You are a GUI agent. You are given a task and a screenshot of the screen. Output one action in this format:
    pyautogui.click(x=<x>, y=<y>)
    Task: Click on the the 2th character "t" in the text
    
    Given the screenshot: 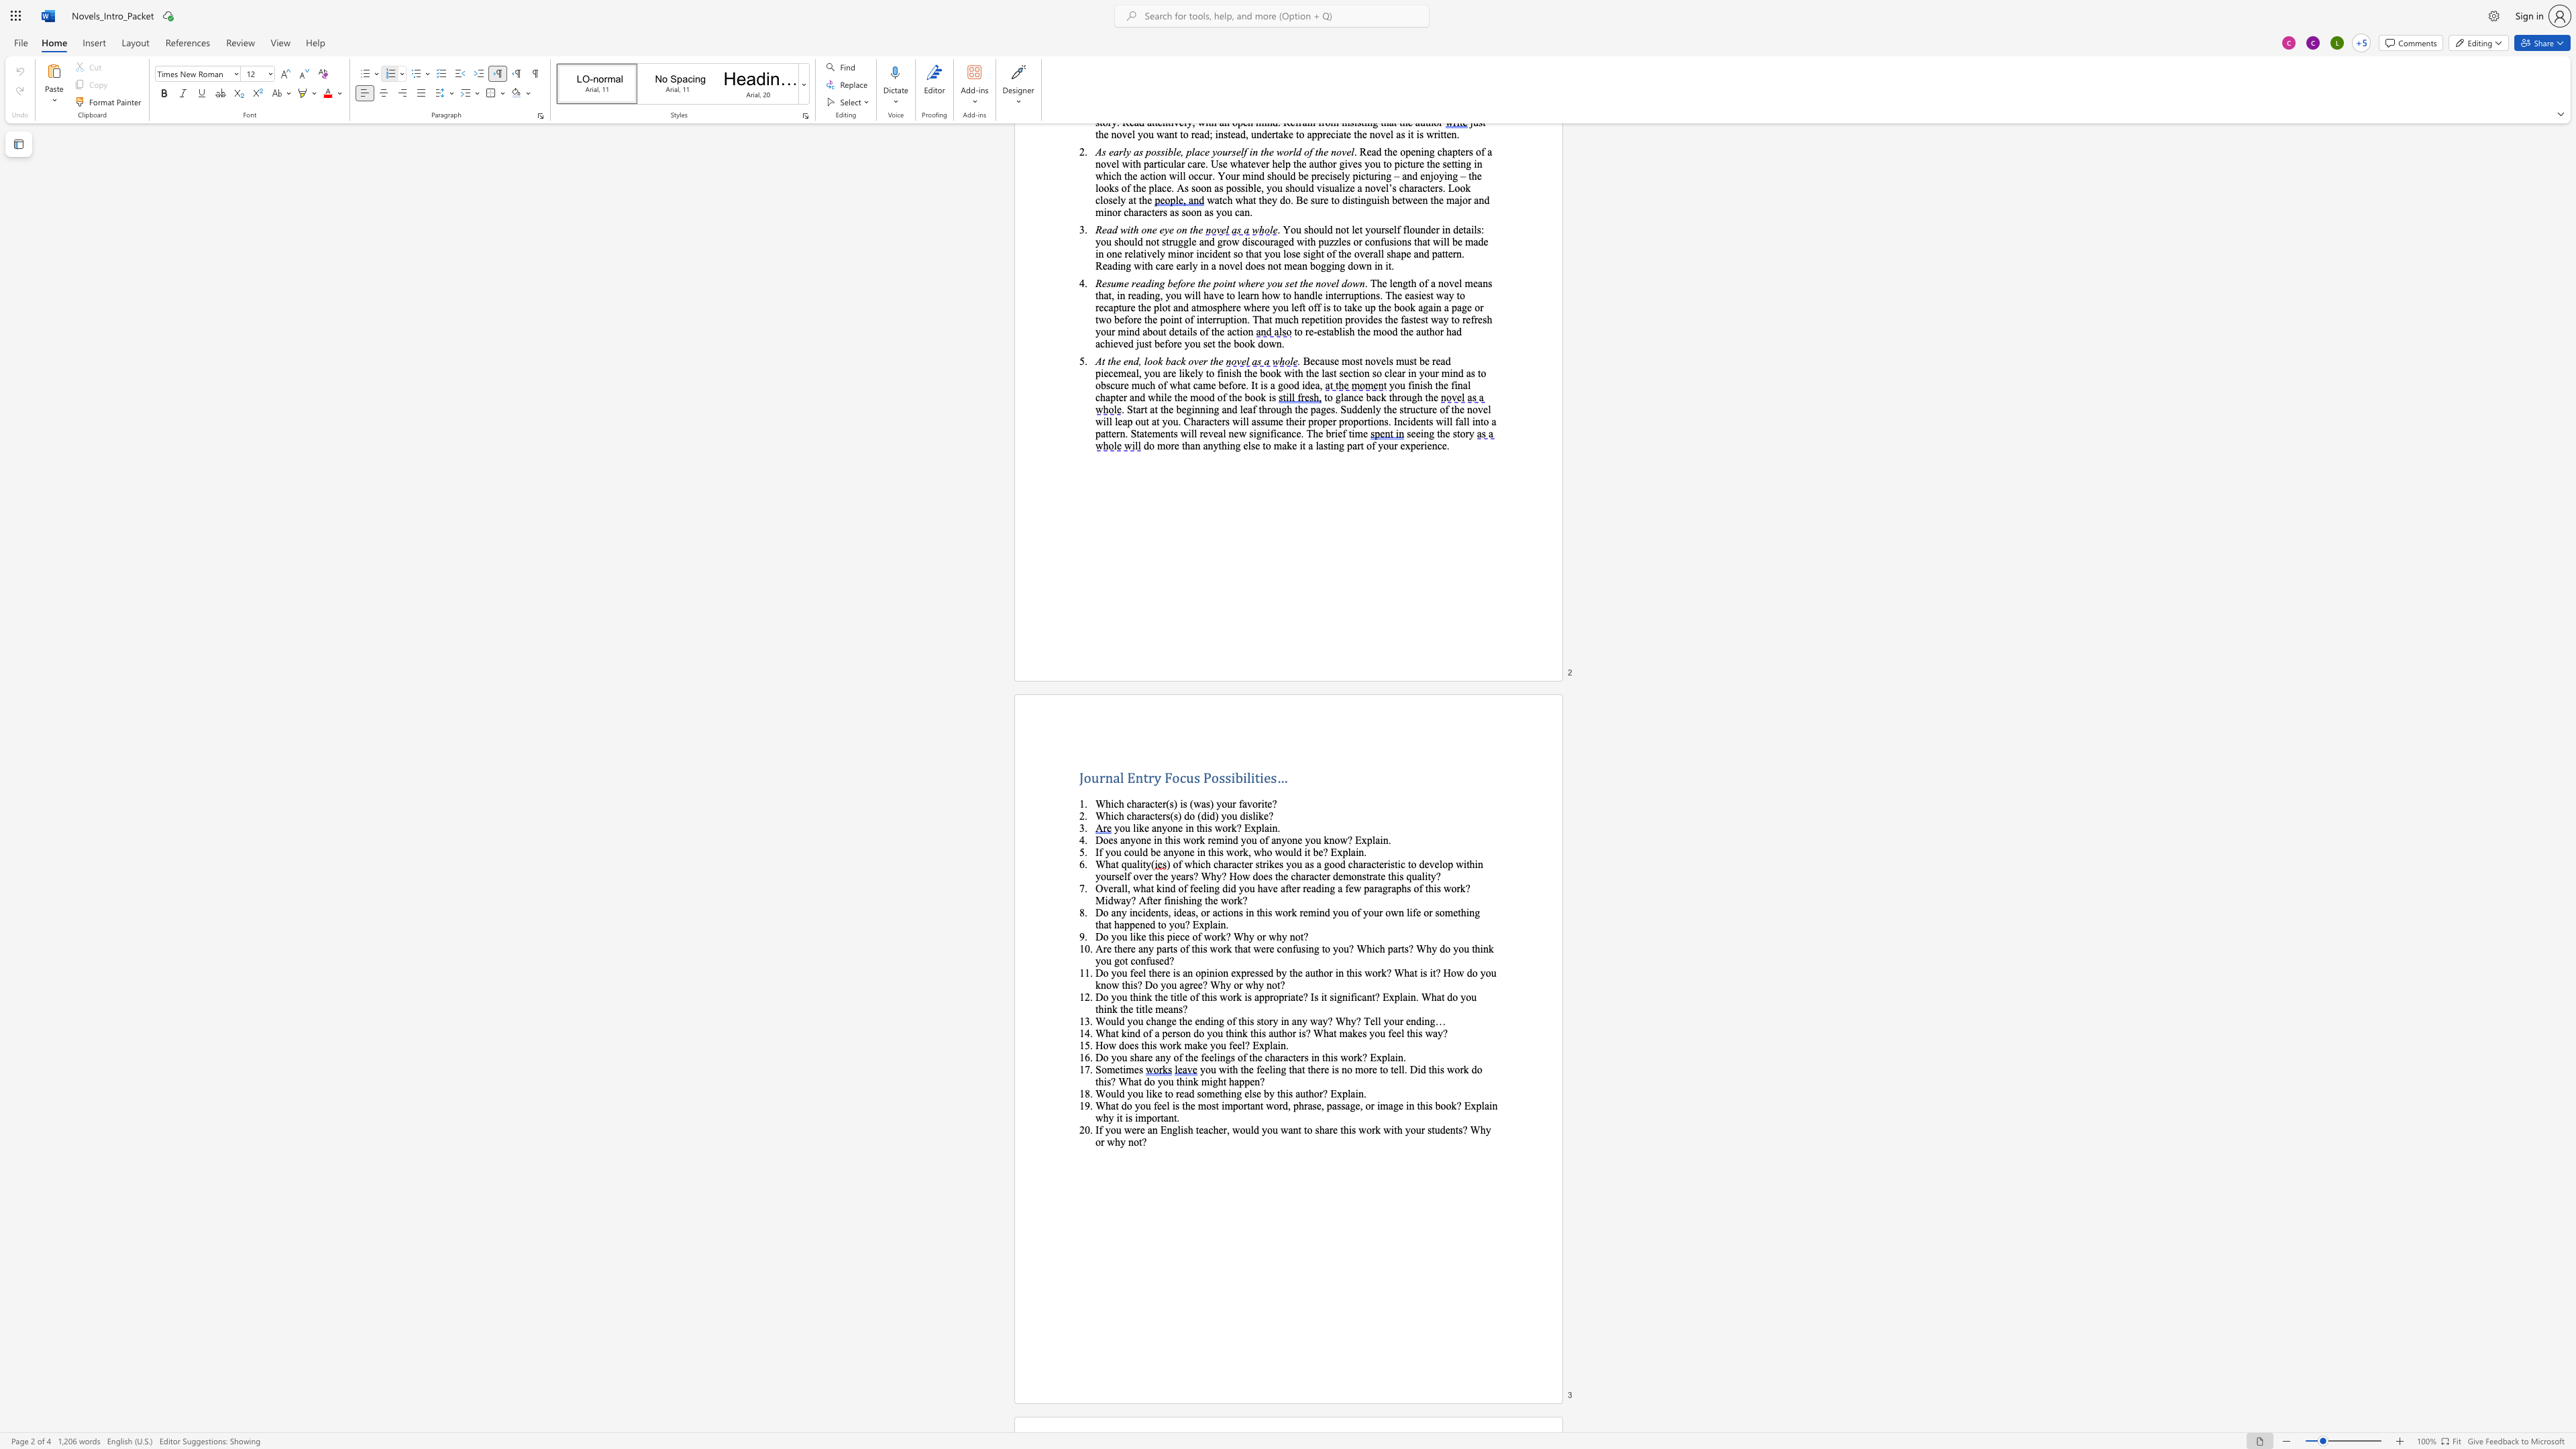 What is the action you would take?
    pyautogui.click(x=1183, y=1104)
    